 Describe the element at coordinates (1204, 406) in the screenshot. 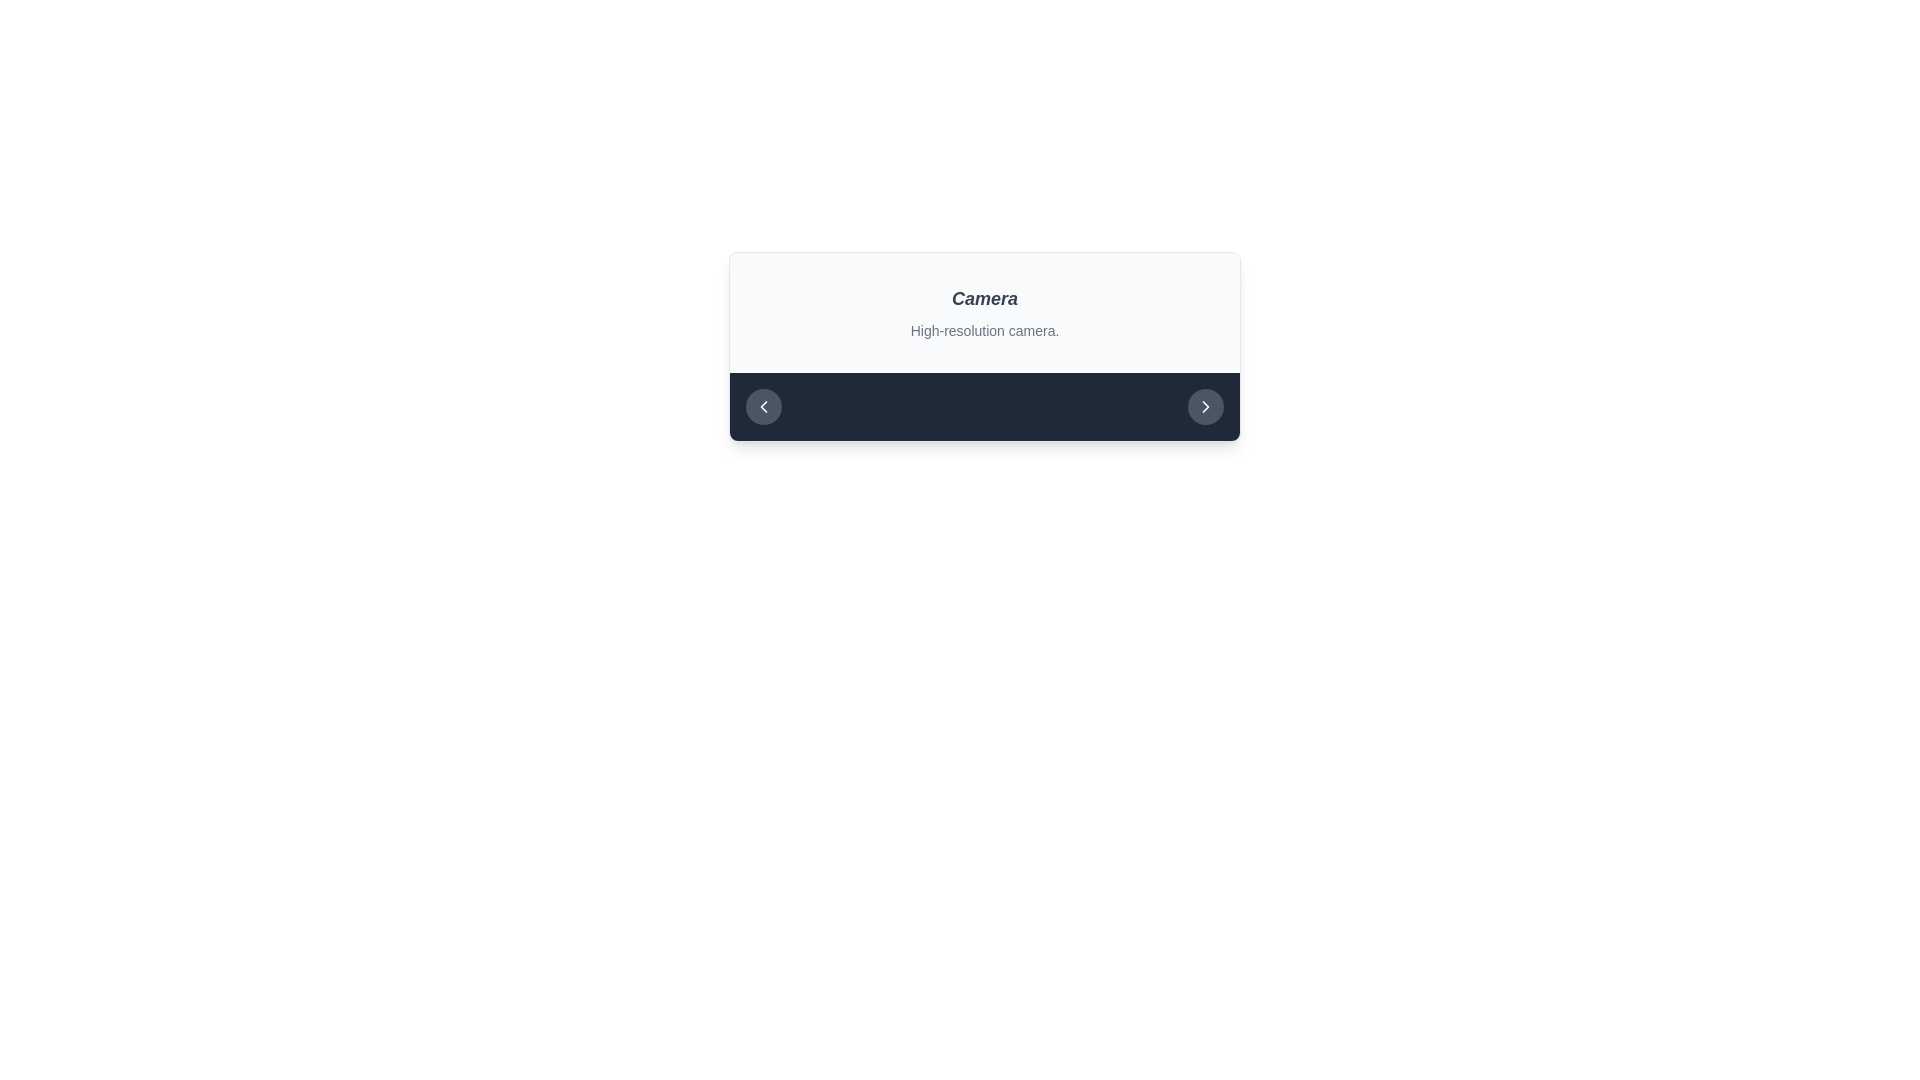

I see `the circular gray button with a right-pointing chevron arrow icon` at that location.